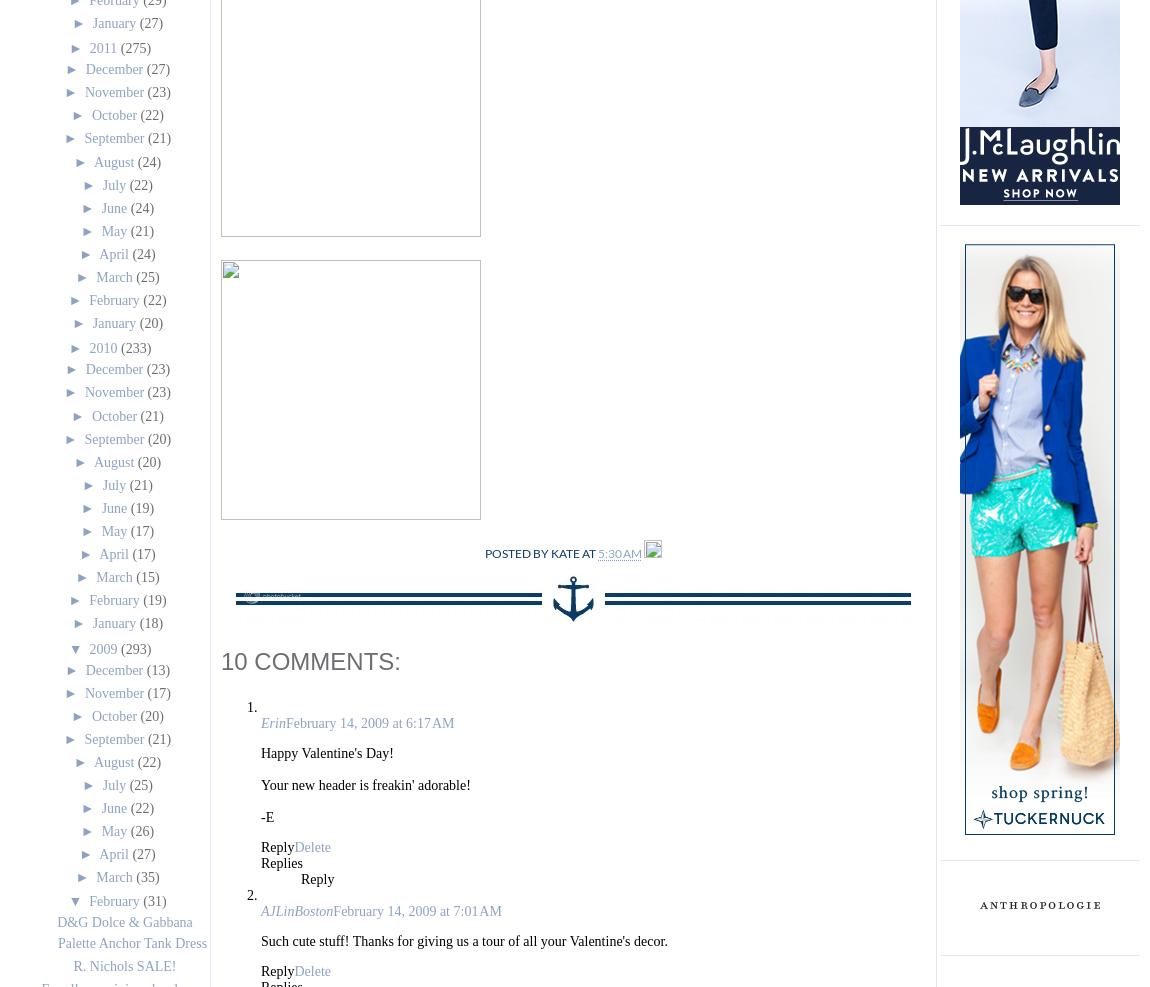 This screenshot has height=987, width=1150. I want to click on '(13)', so click(145, 669).